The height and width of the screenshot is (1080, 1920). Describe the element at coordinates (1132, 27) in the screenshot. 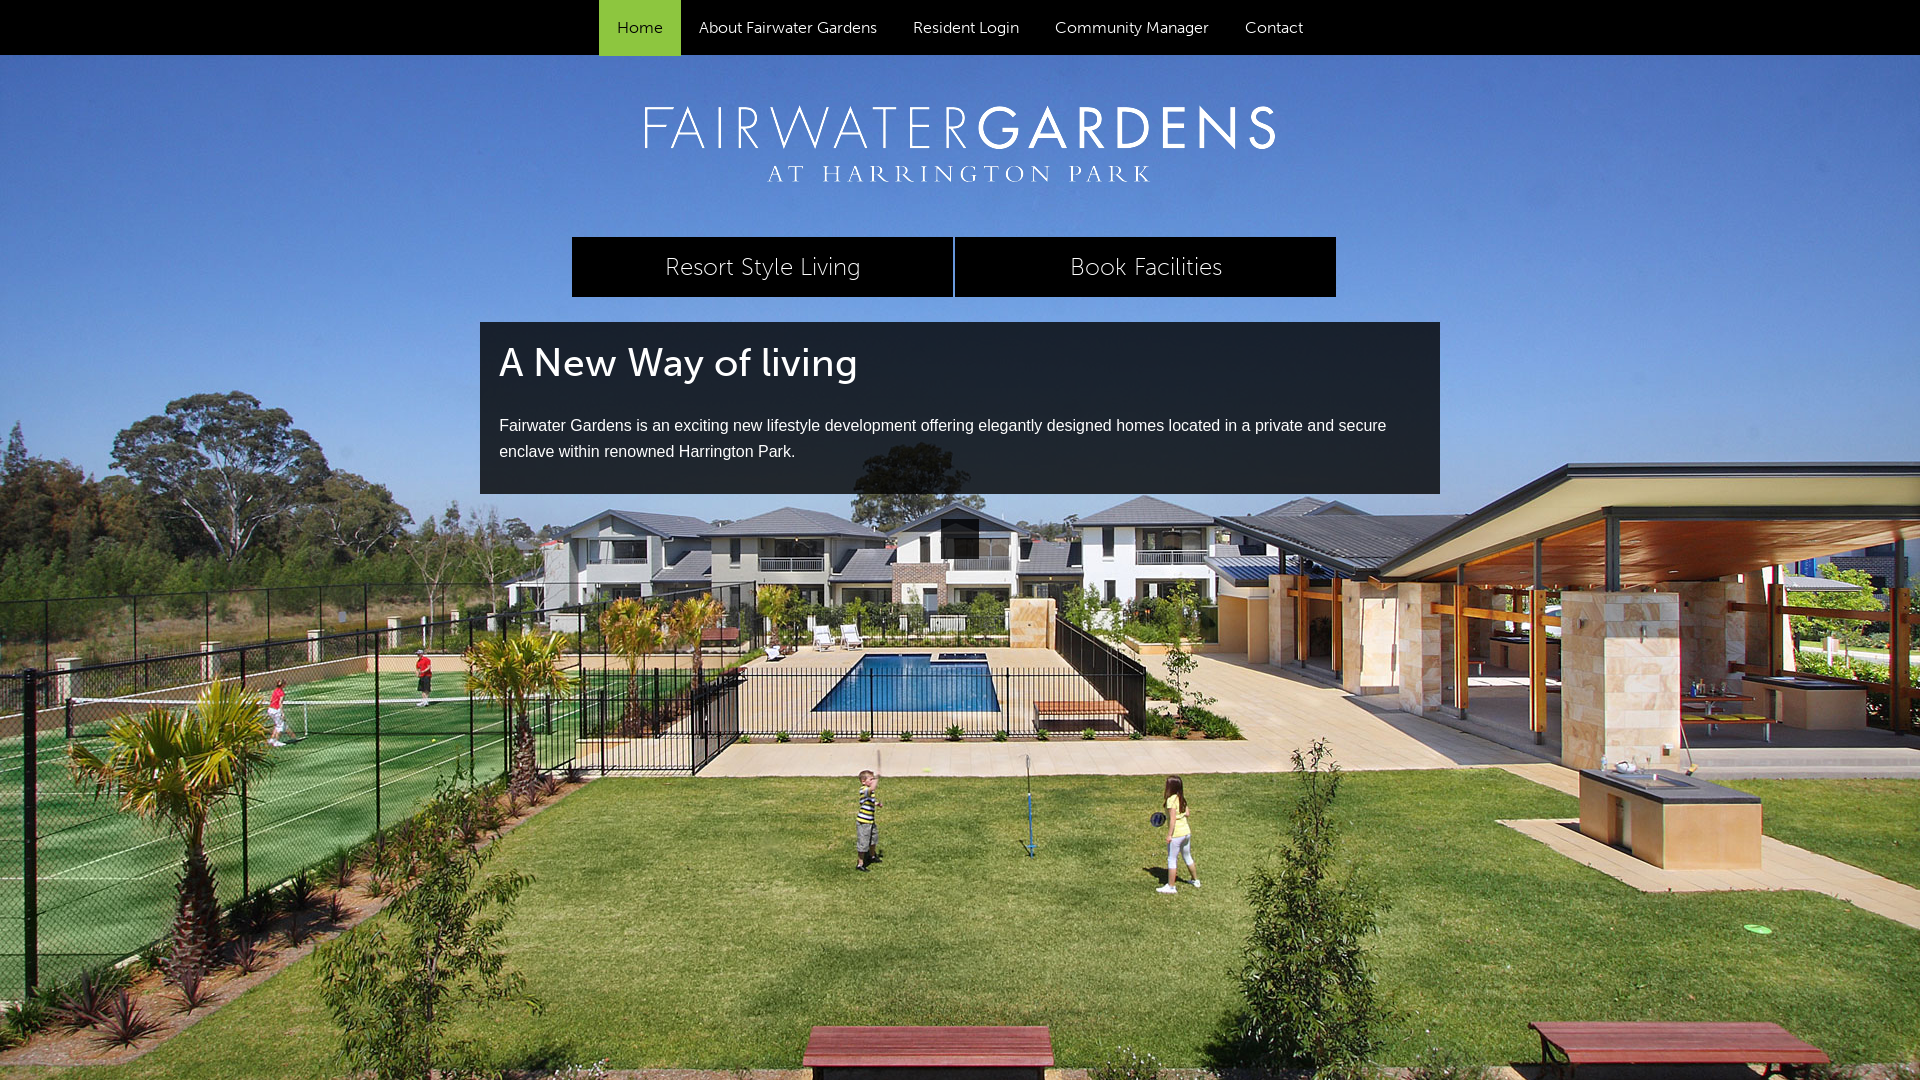

I see `'Community Manager'` at that location.